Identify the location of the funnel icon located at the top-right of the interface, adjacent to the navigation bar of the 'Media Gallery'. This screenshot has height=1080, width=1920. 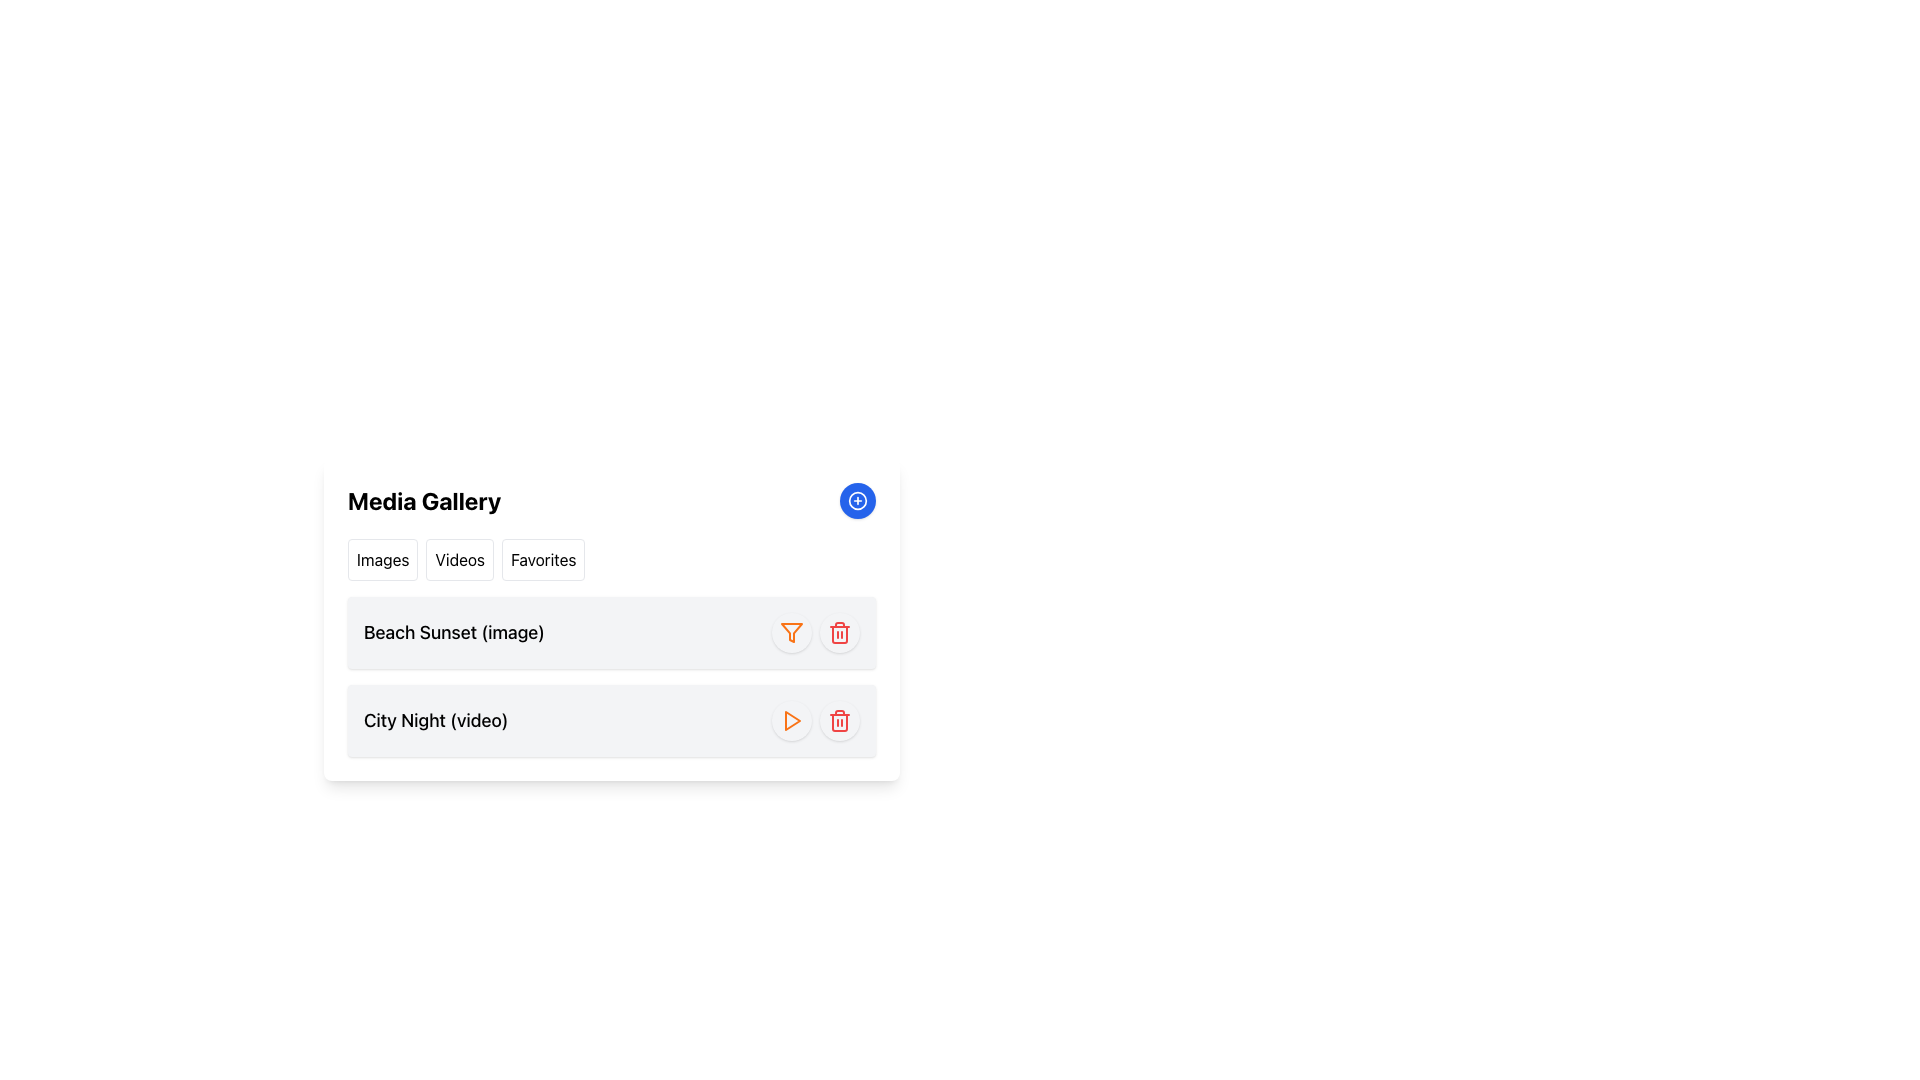
(791, 632).